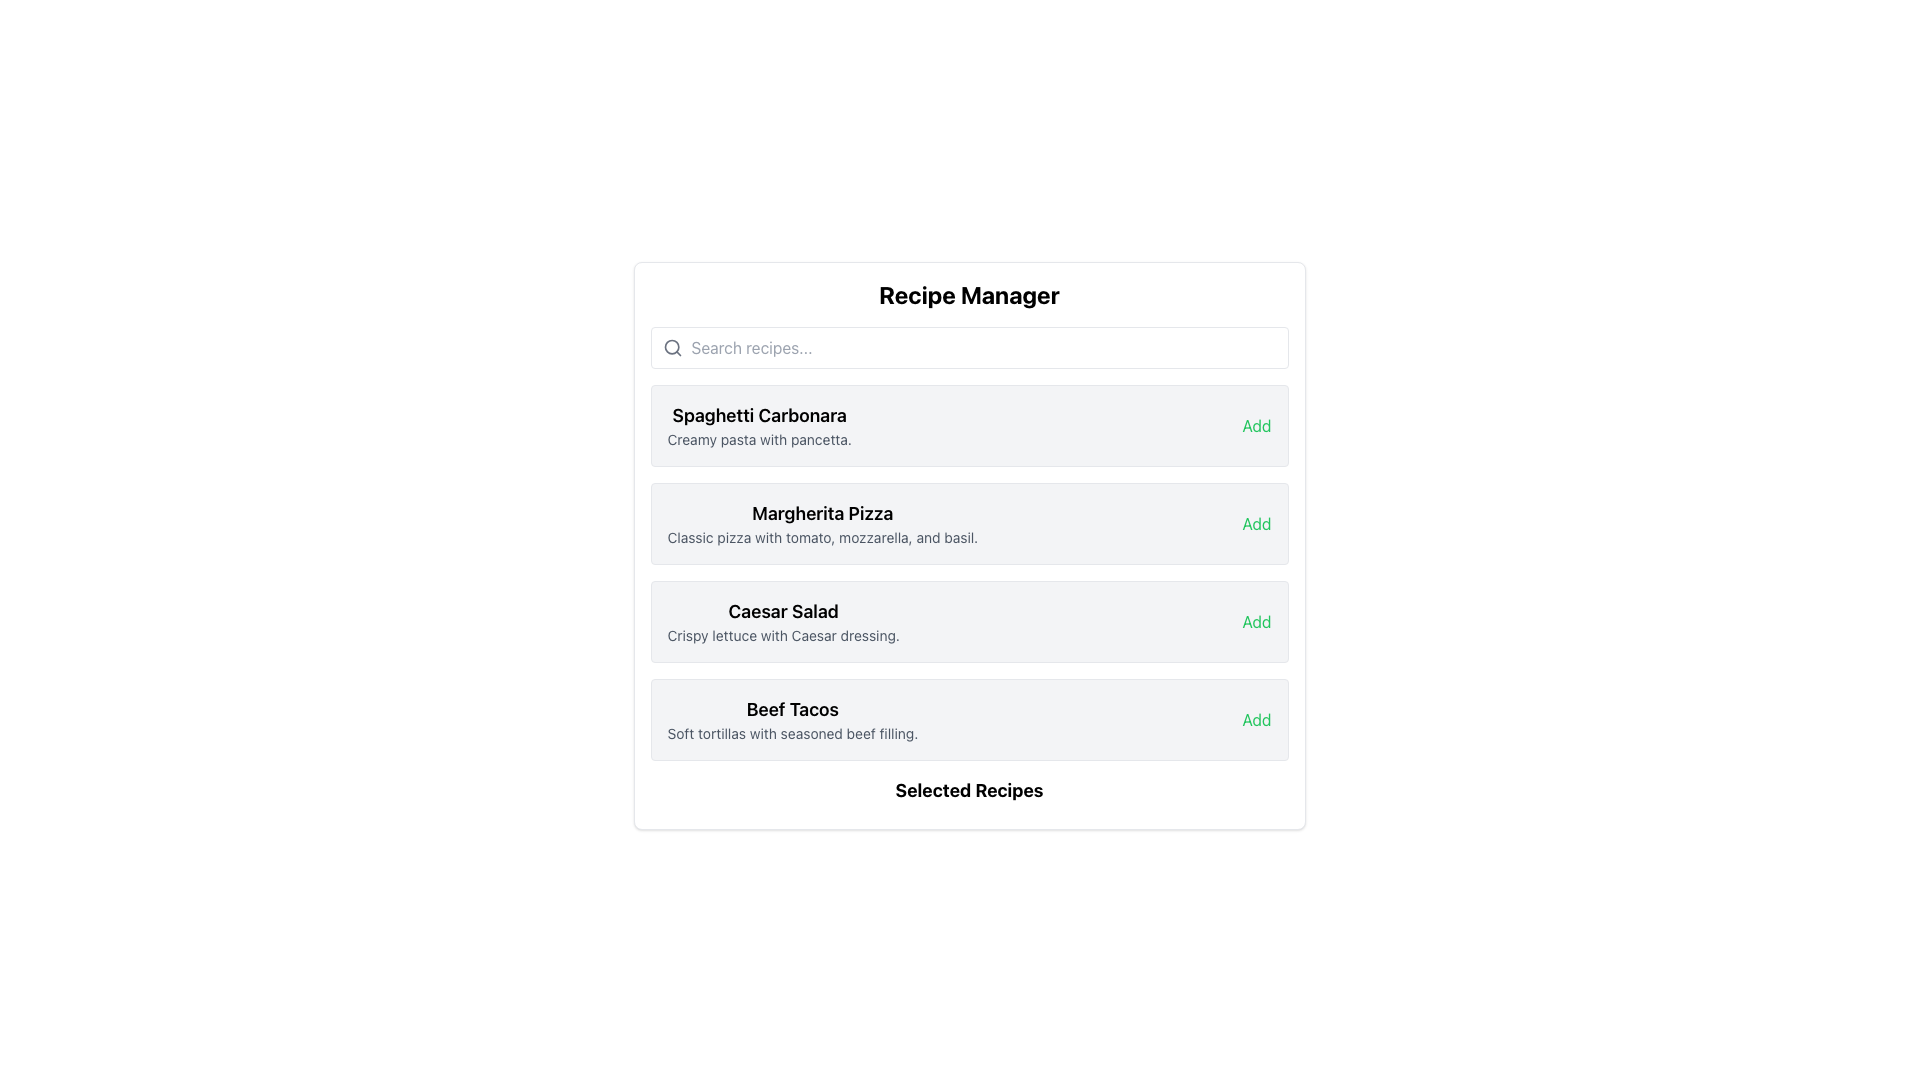  I want to click on the descriptive text 'Crispy lettuce with Caesar dressing.' located beneath the header 'Caesar Salad' in the recipe list, so click(782, 636).